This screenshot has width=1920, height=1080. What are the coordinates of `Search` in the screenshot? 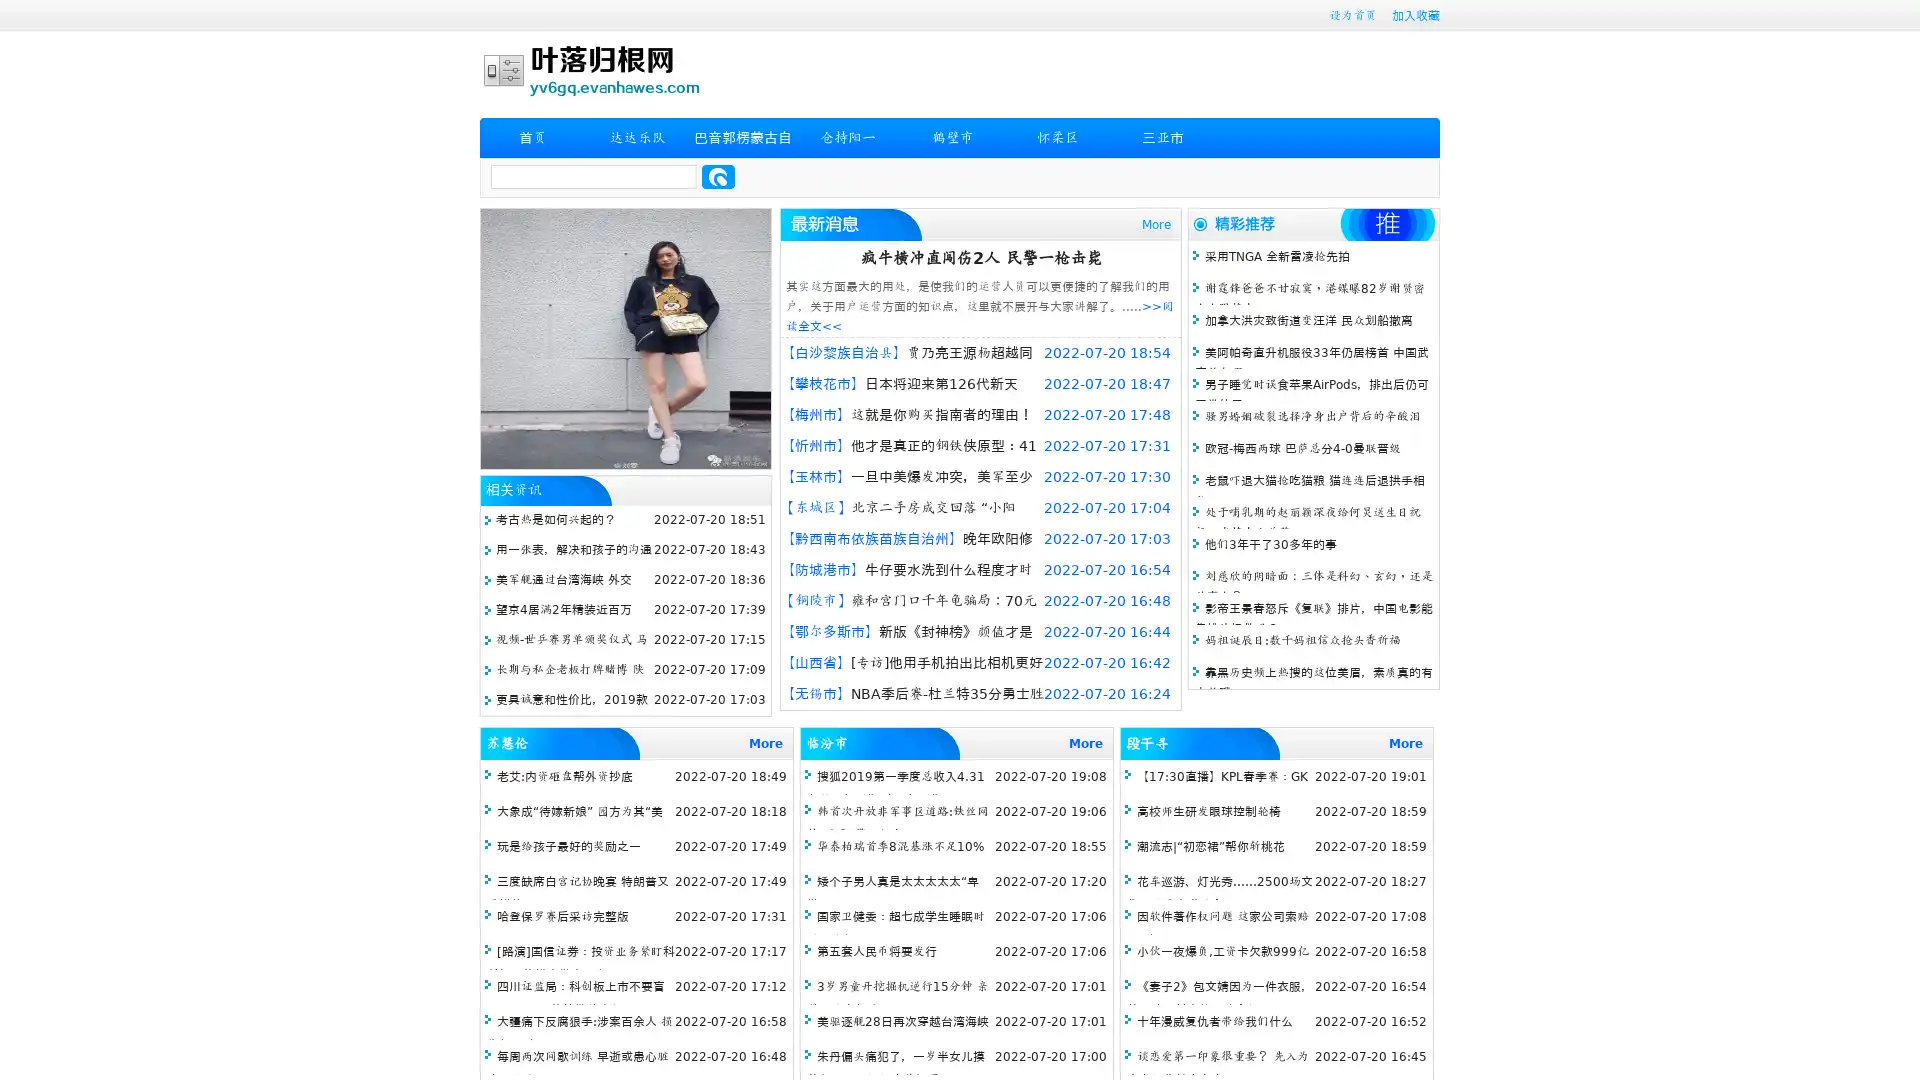 It's located at (718, 176).